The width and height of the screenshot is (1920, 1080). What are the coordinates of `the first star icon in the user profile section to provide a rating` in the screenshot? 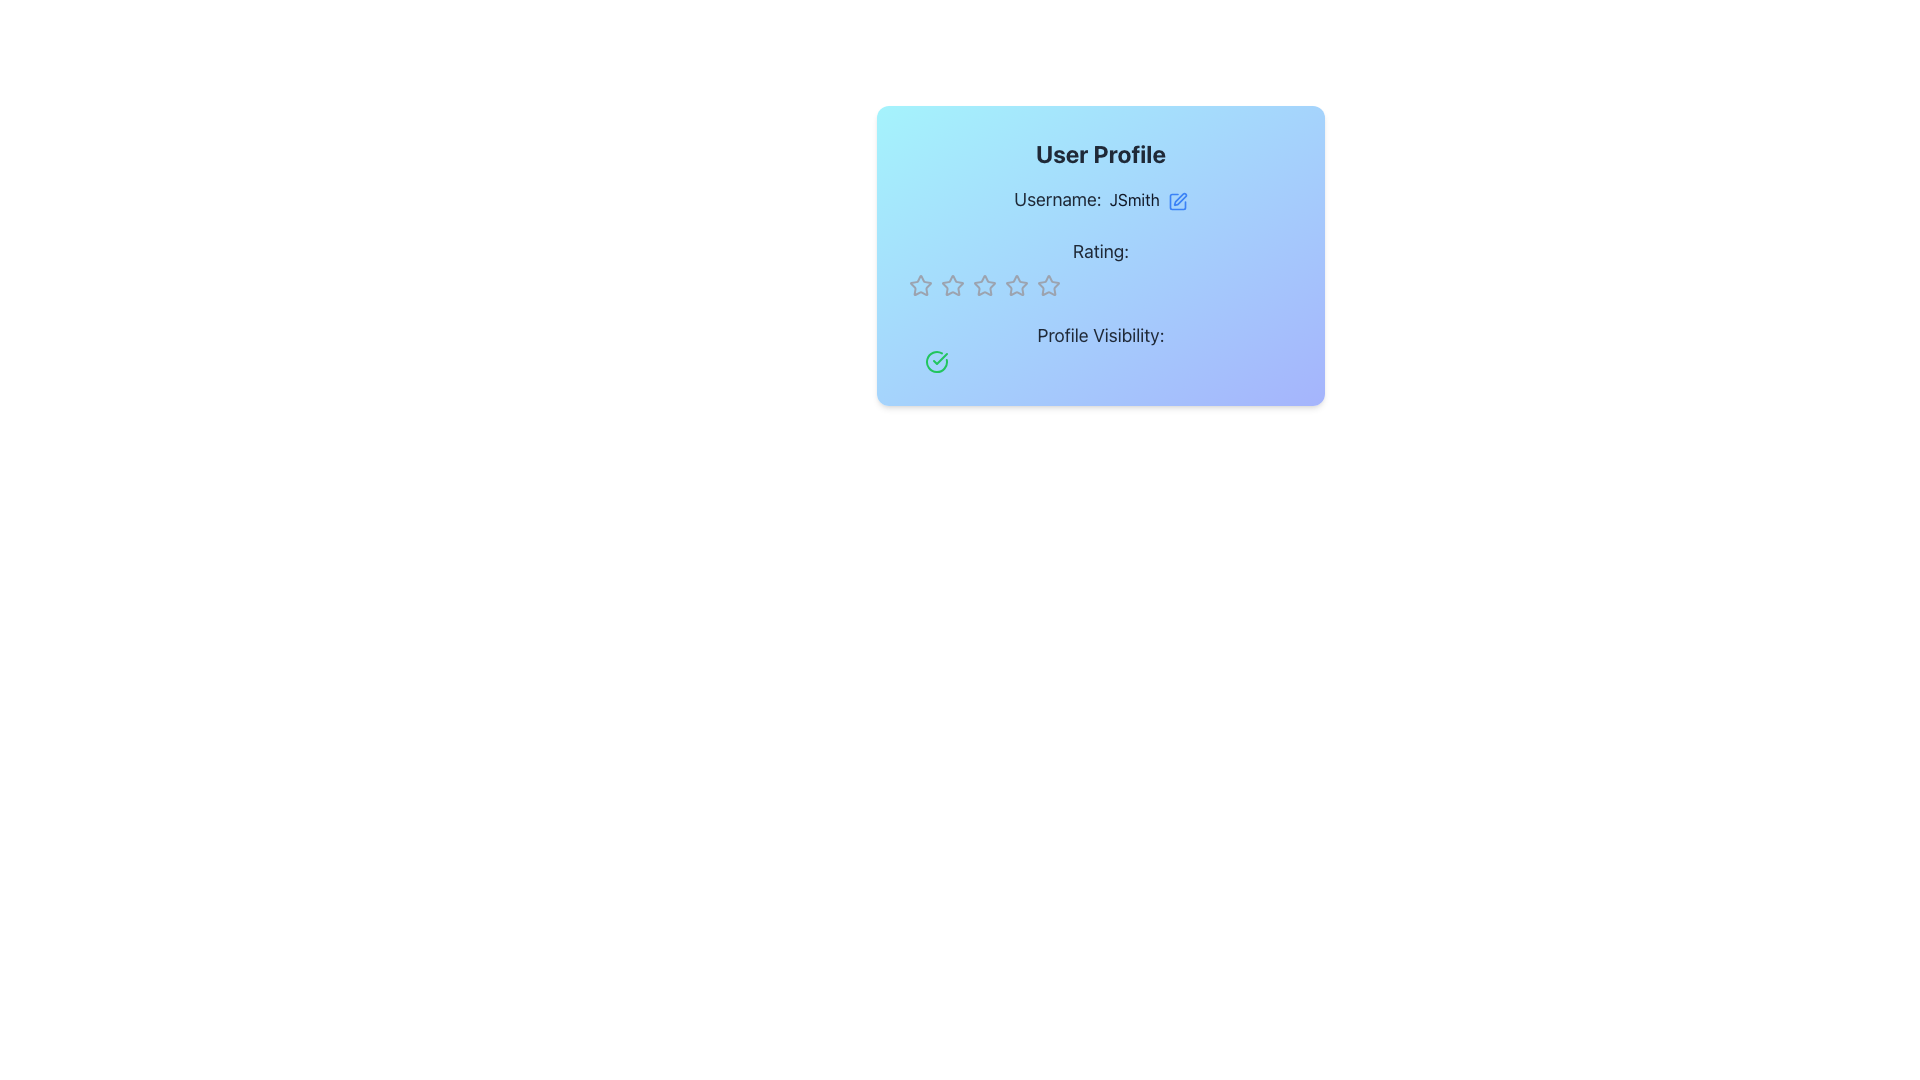 It's located at (920, 285).